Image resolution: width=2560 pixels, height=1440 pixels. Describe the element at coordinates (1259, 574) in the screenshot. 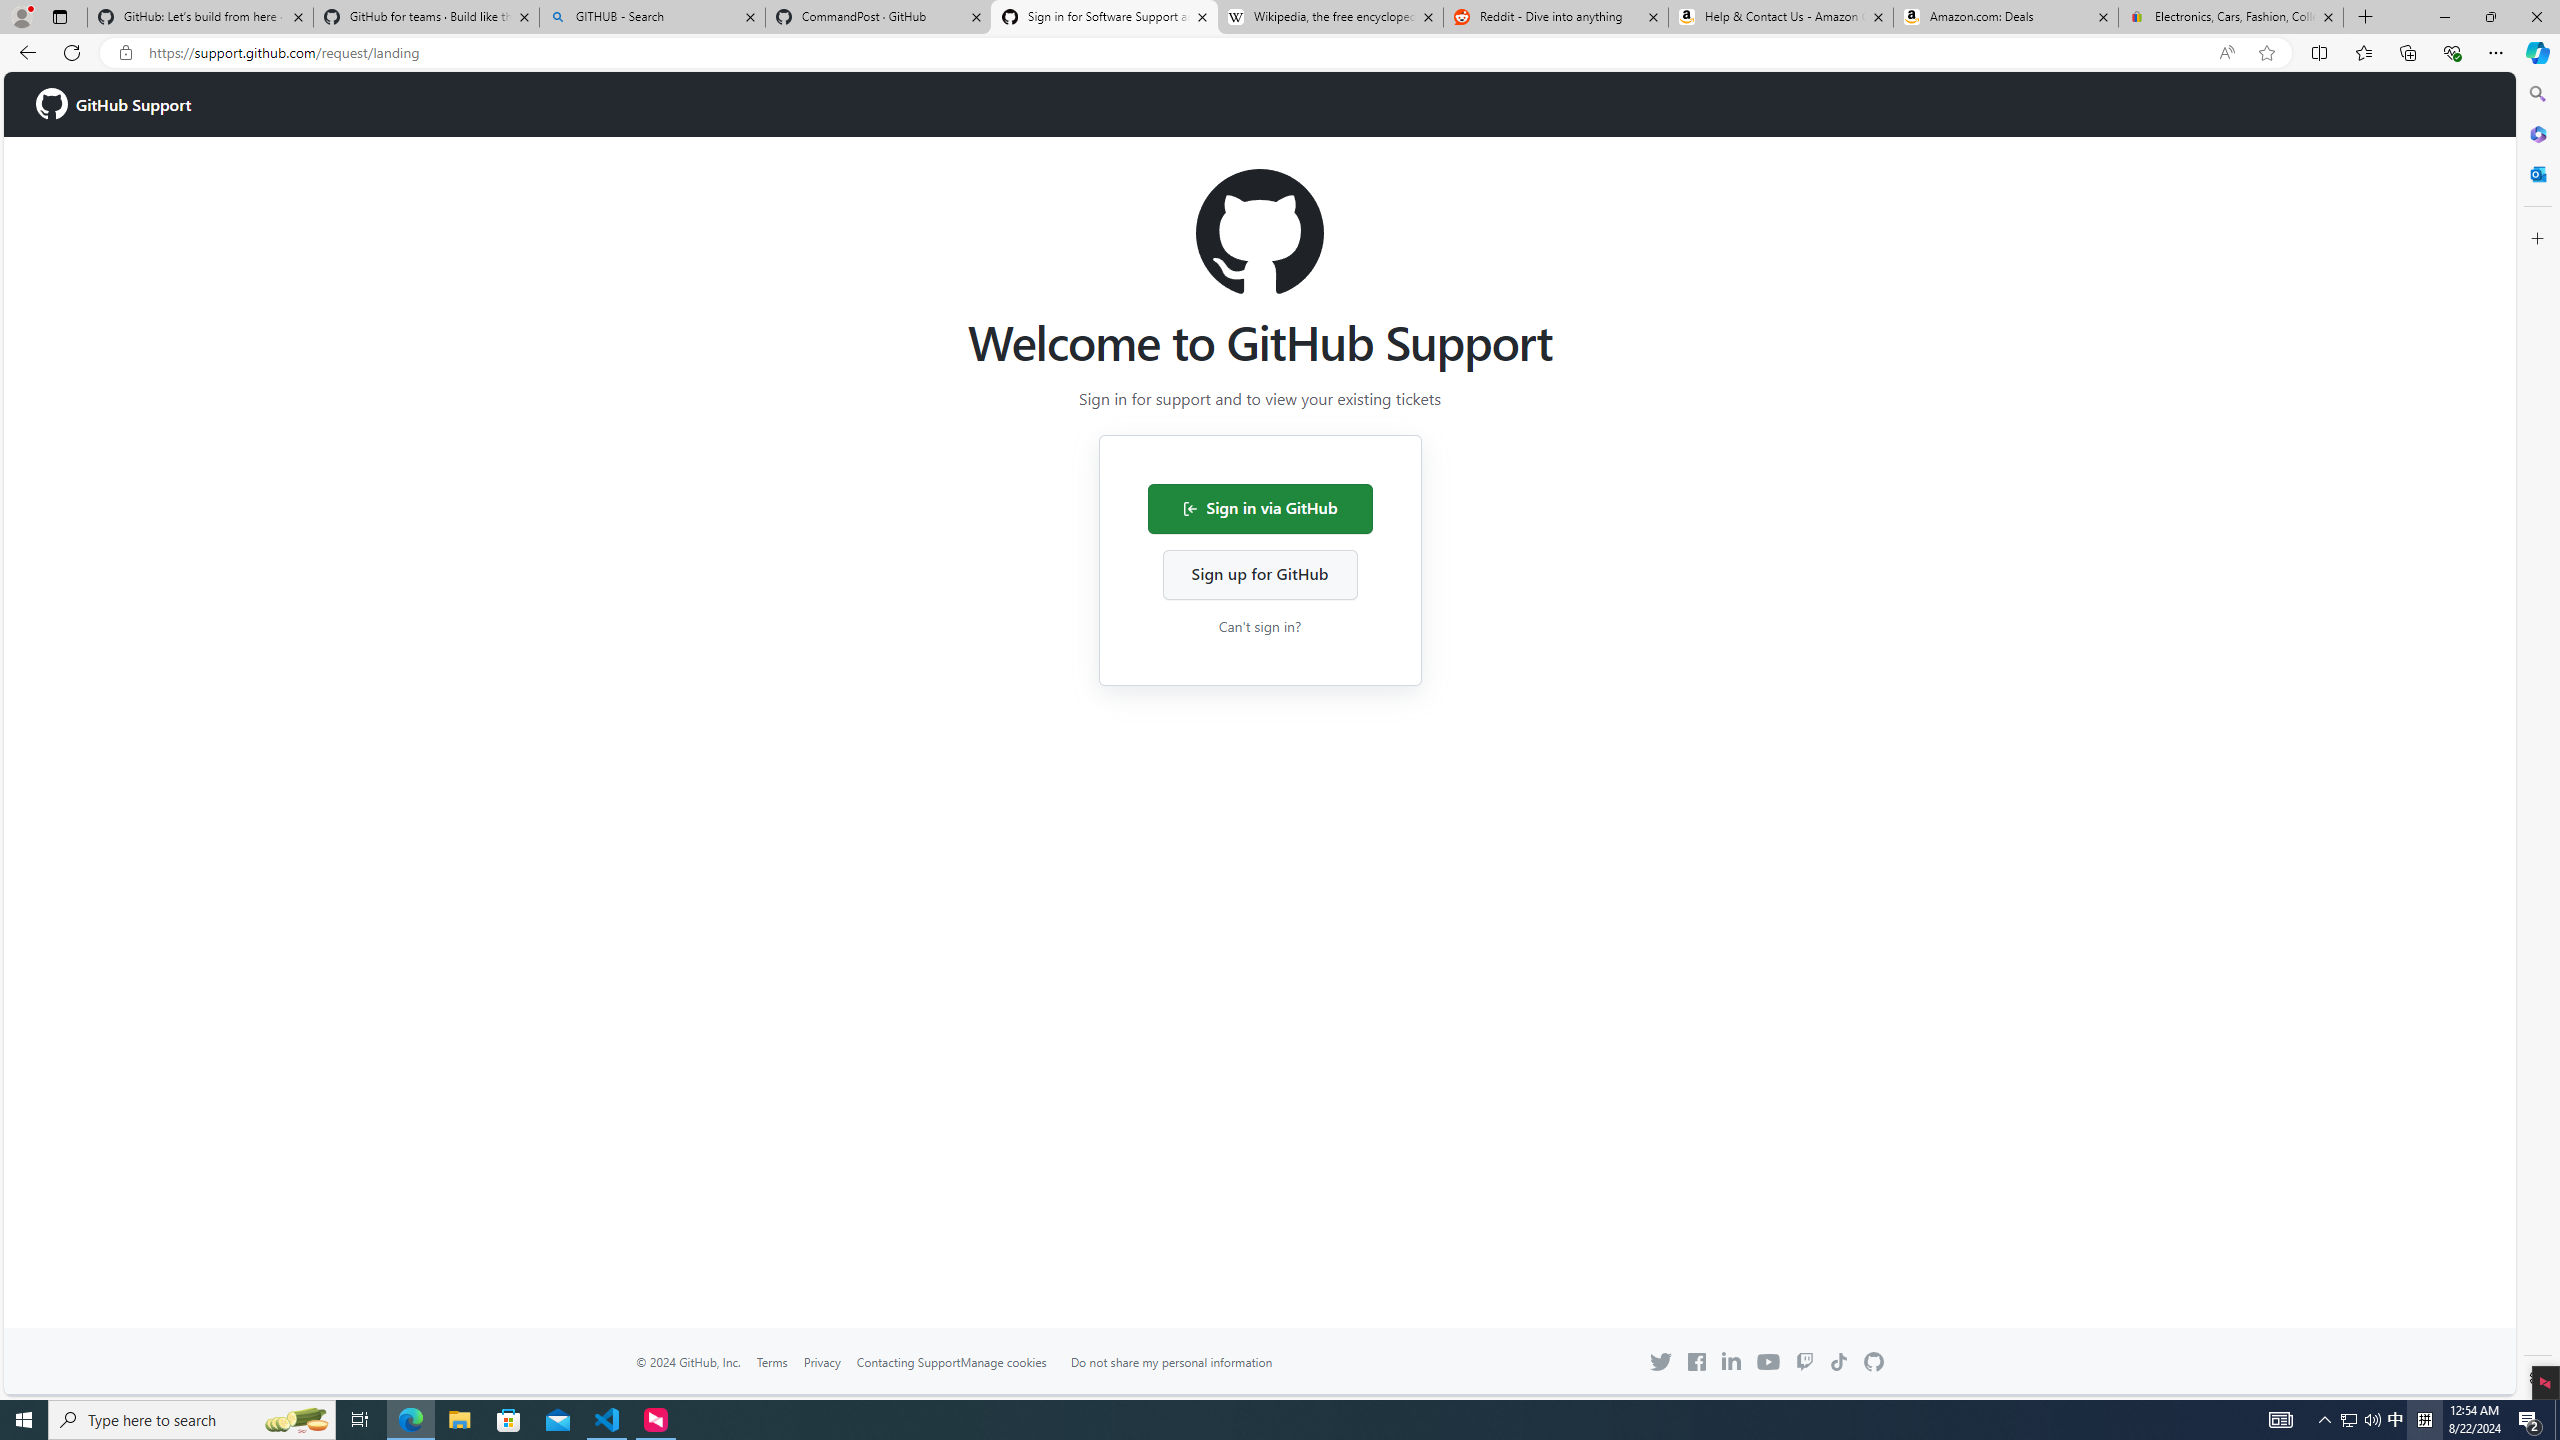

I see `'Sign up for GitHub'` at that location.